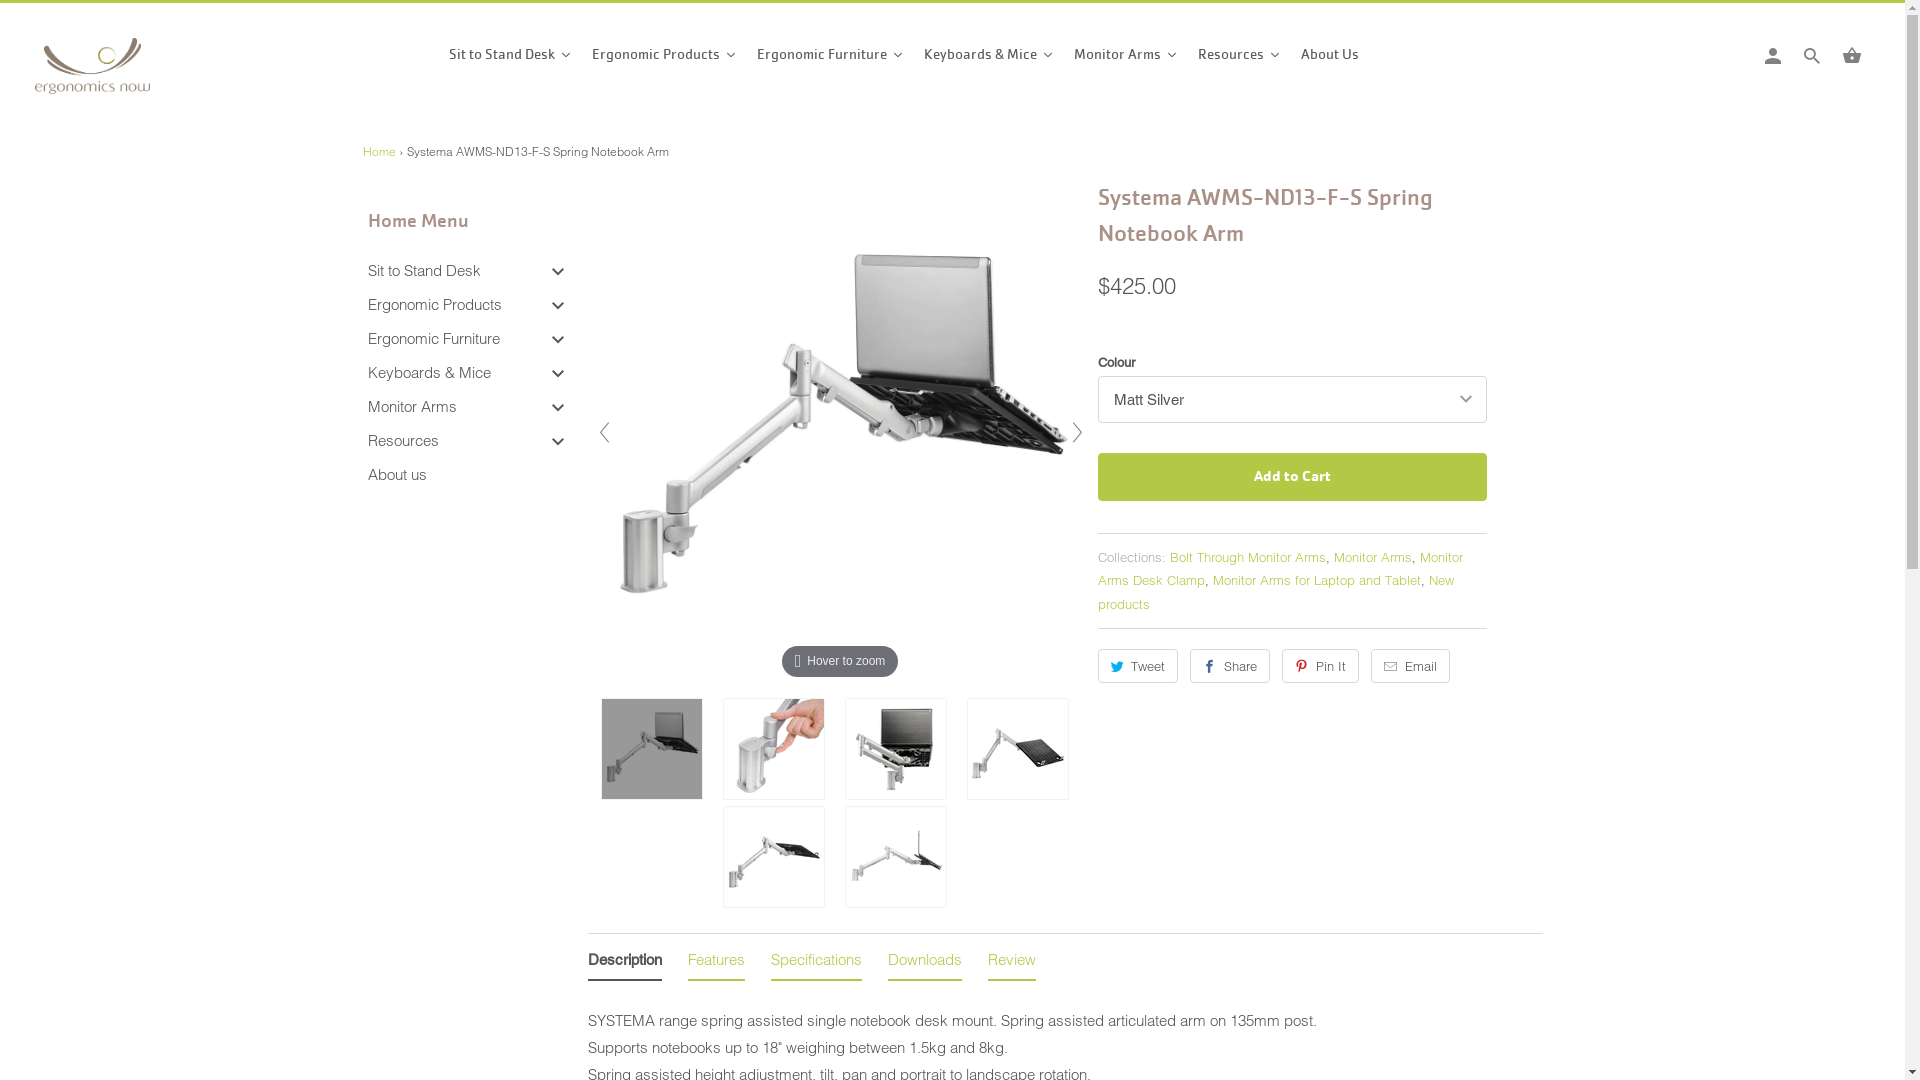  What do you see at coordinates (1292, 477) in the screenshot?
I see `'Add to Cart'` at bounding box center [1292, 477].